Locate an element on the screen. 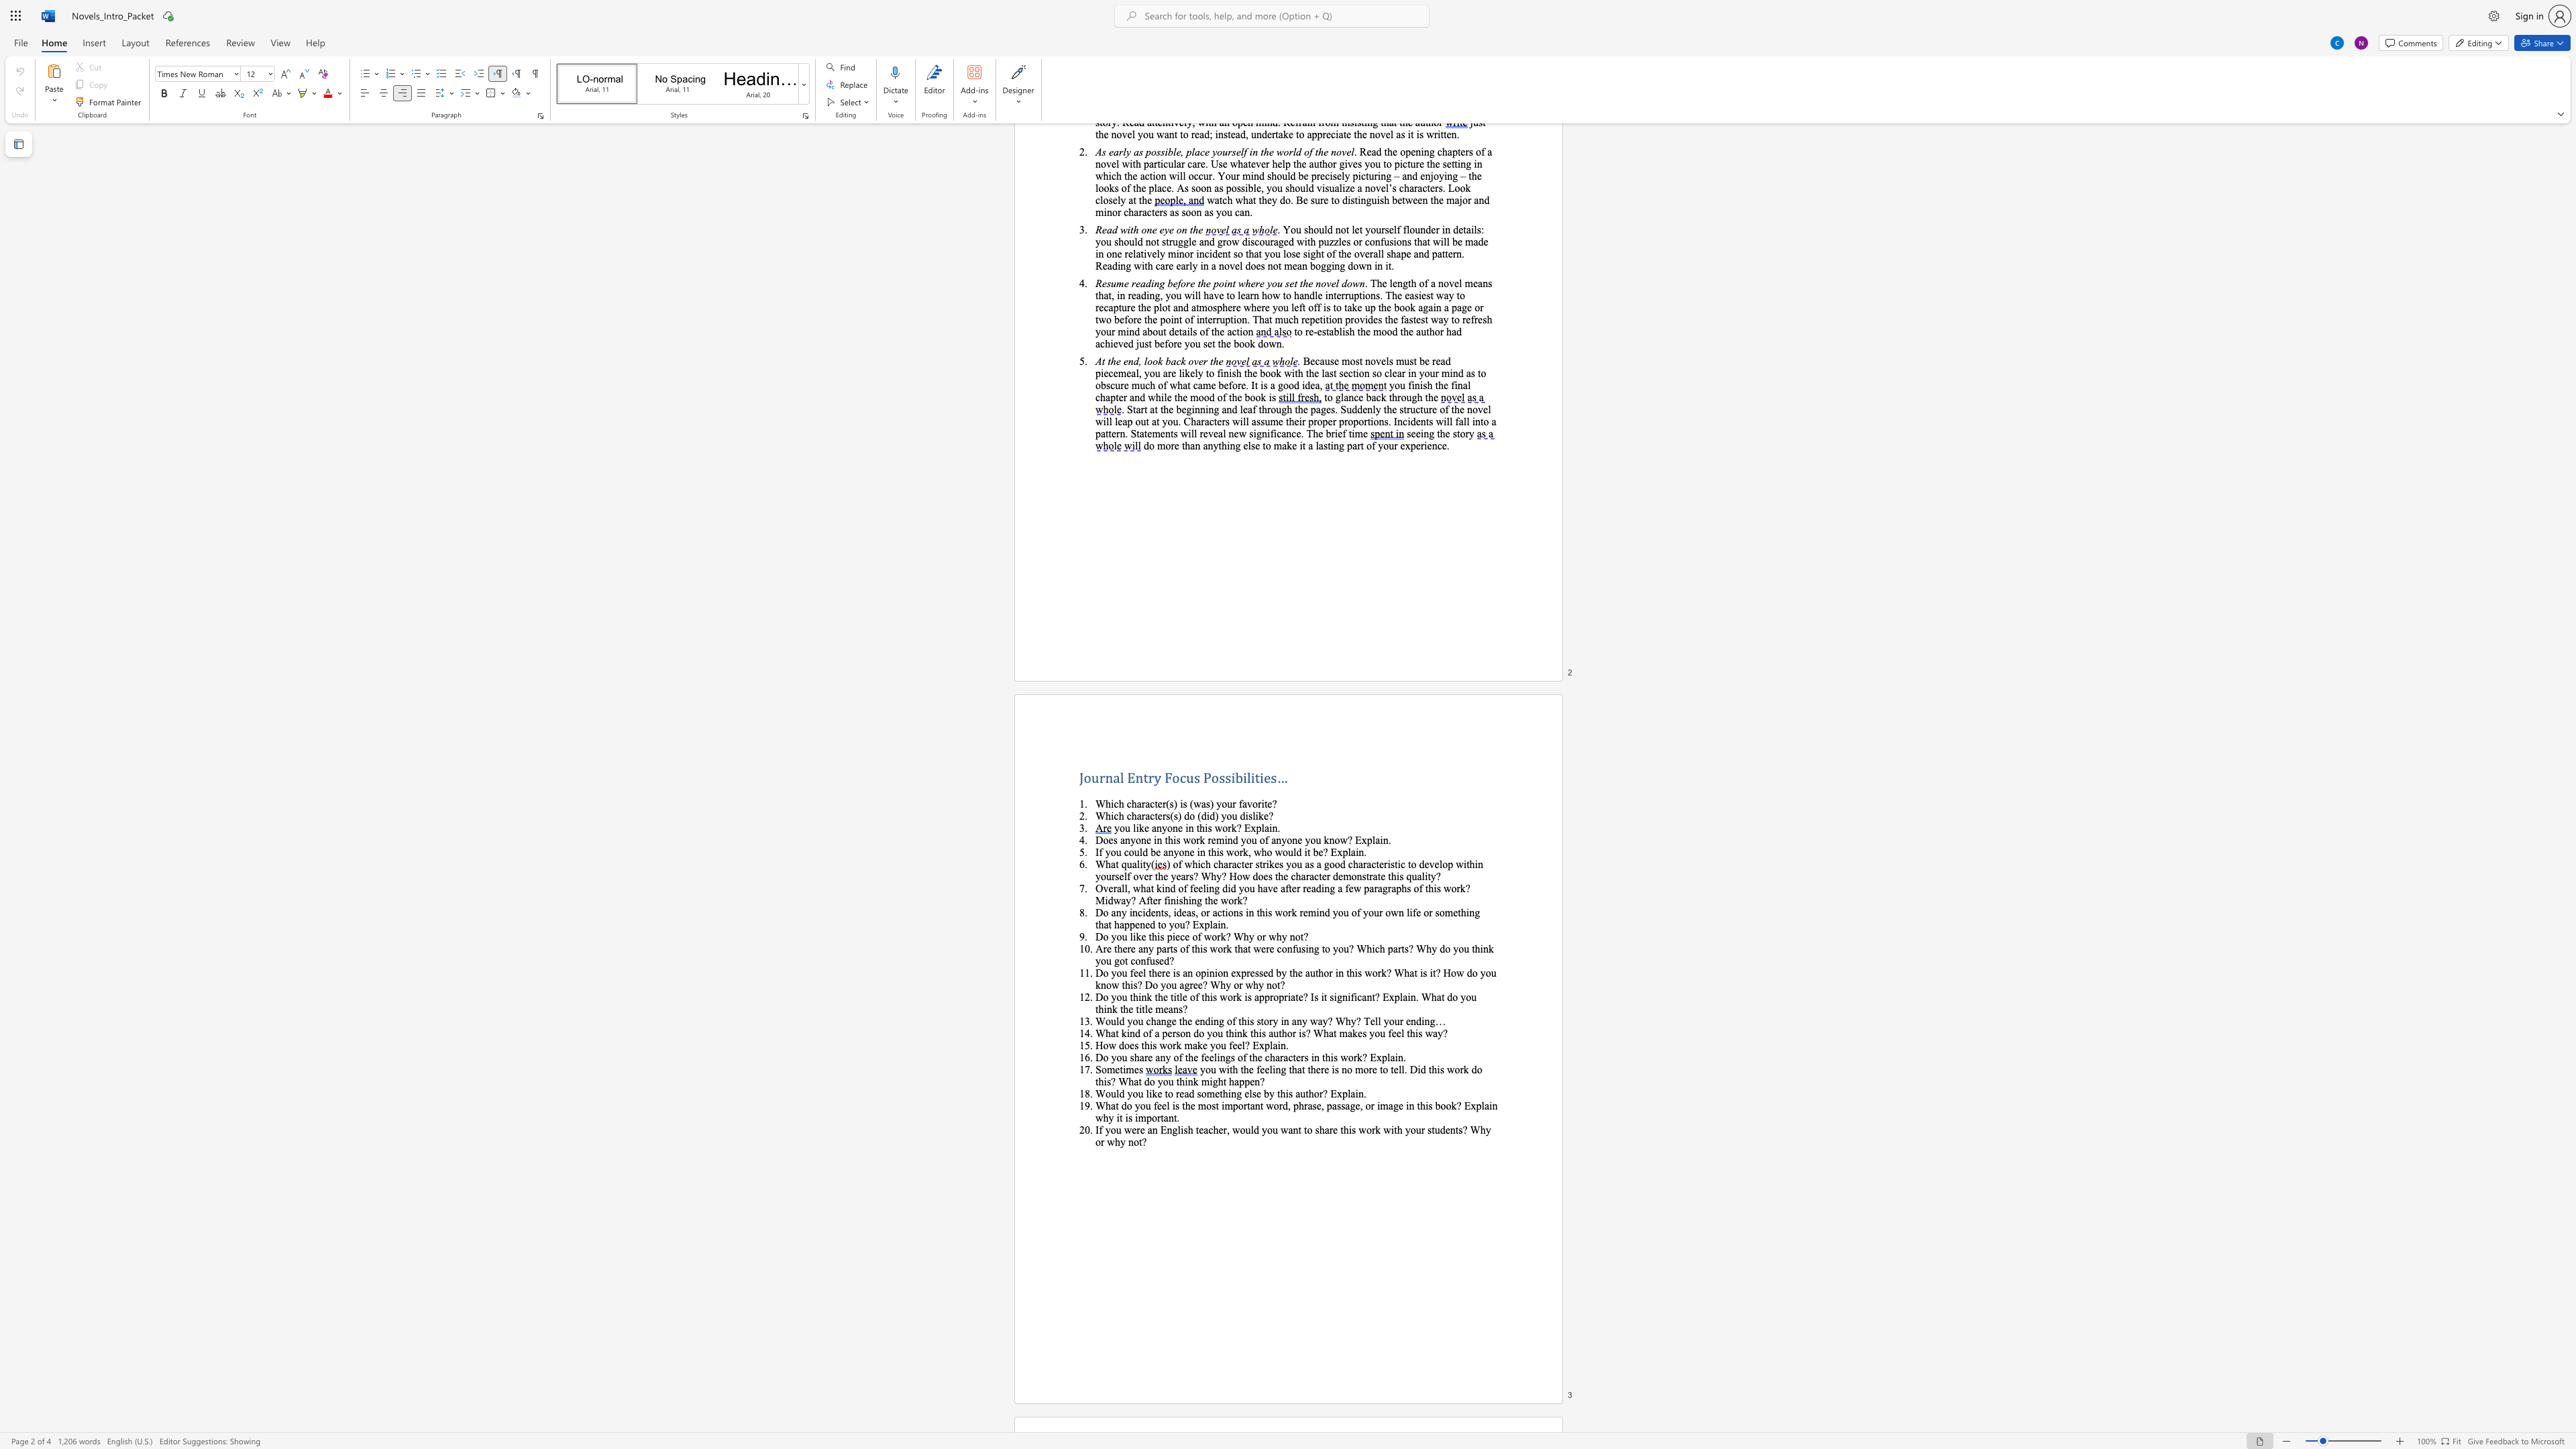 The height and width of the screenshot is (1449, 2576). the subset text "es" within the text "Sometimes" is located at coordinates (1133, 1069).